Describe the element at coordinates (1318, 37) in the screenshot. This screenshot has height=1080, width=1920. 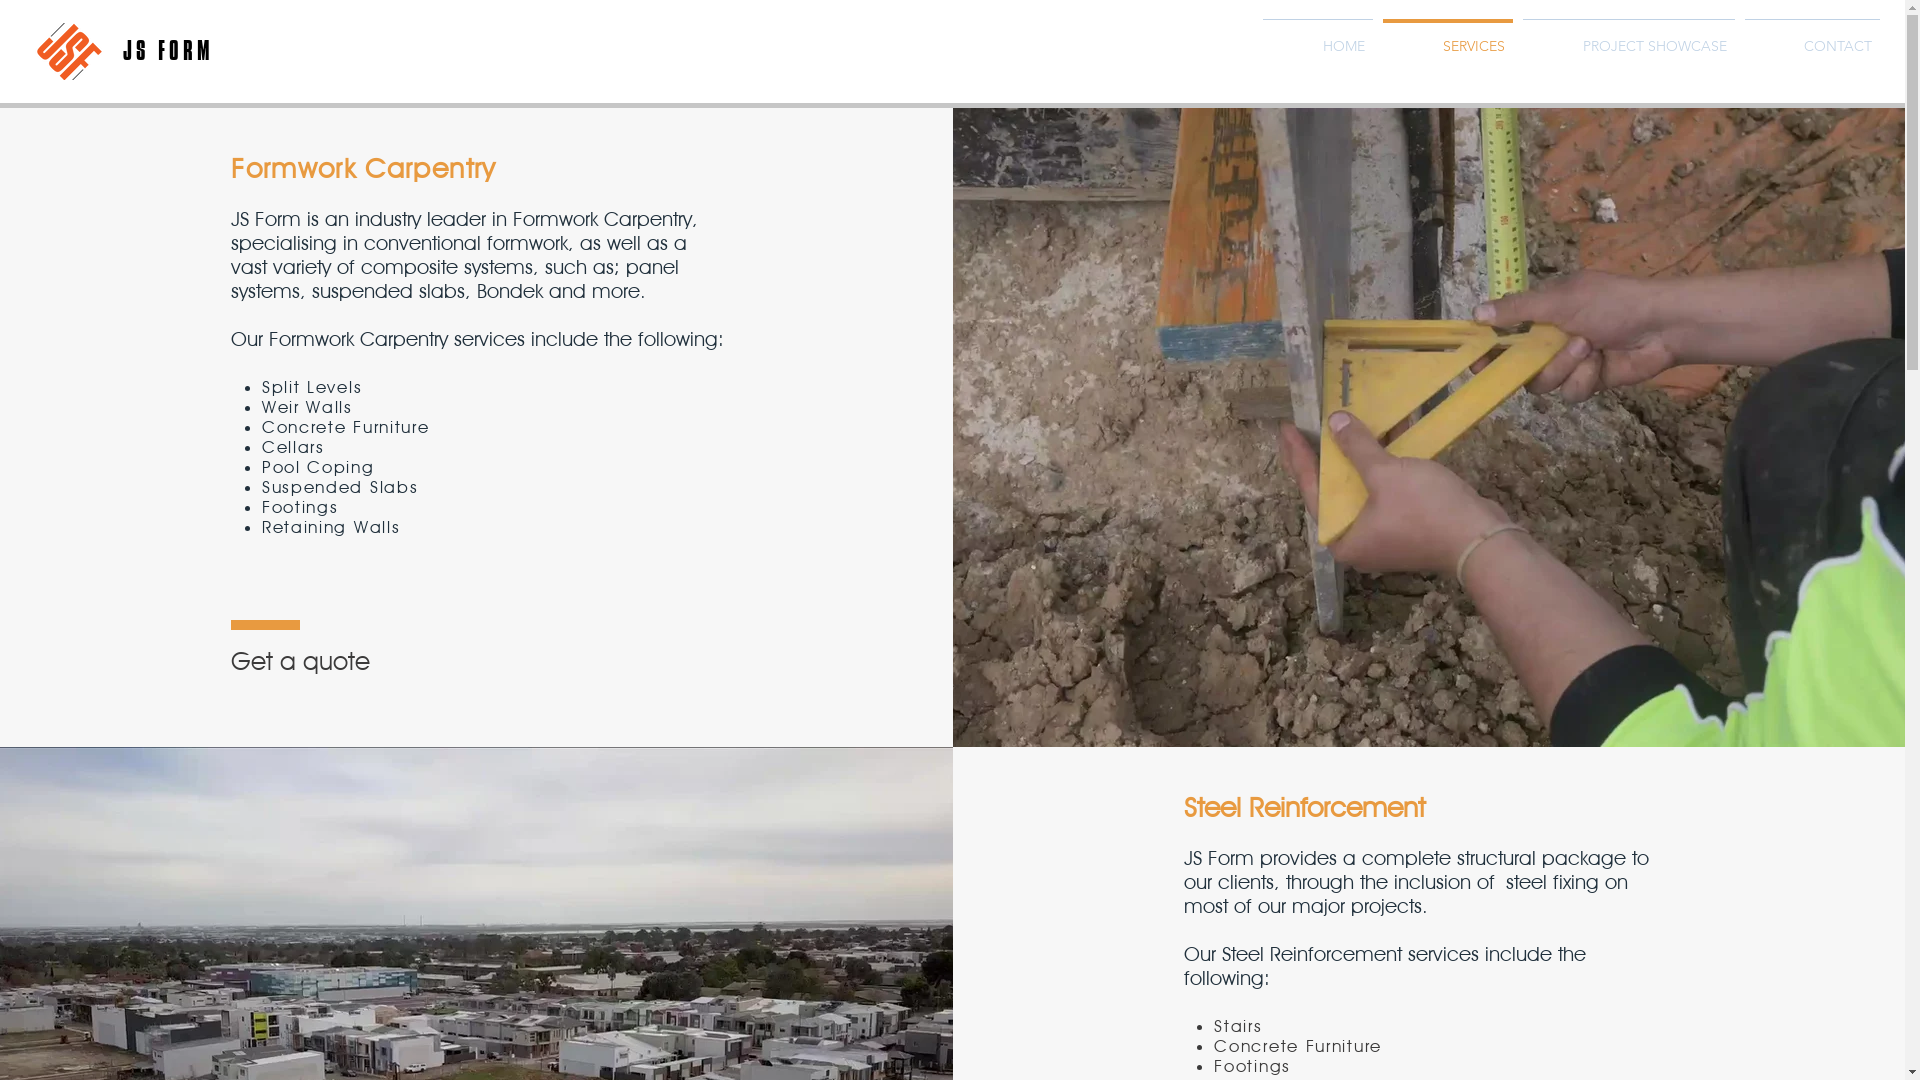
I see `'HOME'` at that location.